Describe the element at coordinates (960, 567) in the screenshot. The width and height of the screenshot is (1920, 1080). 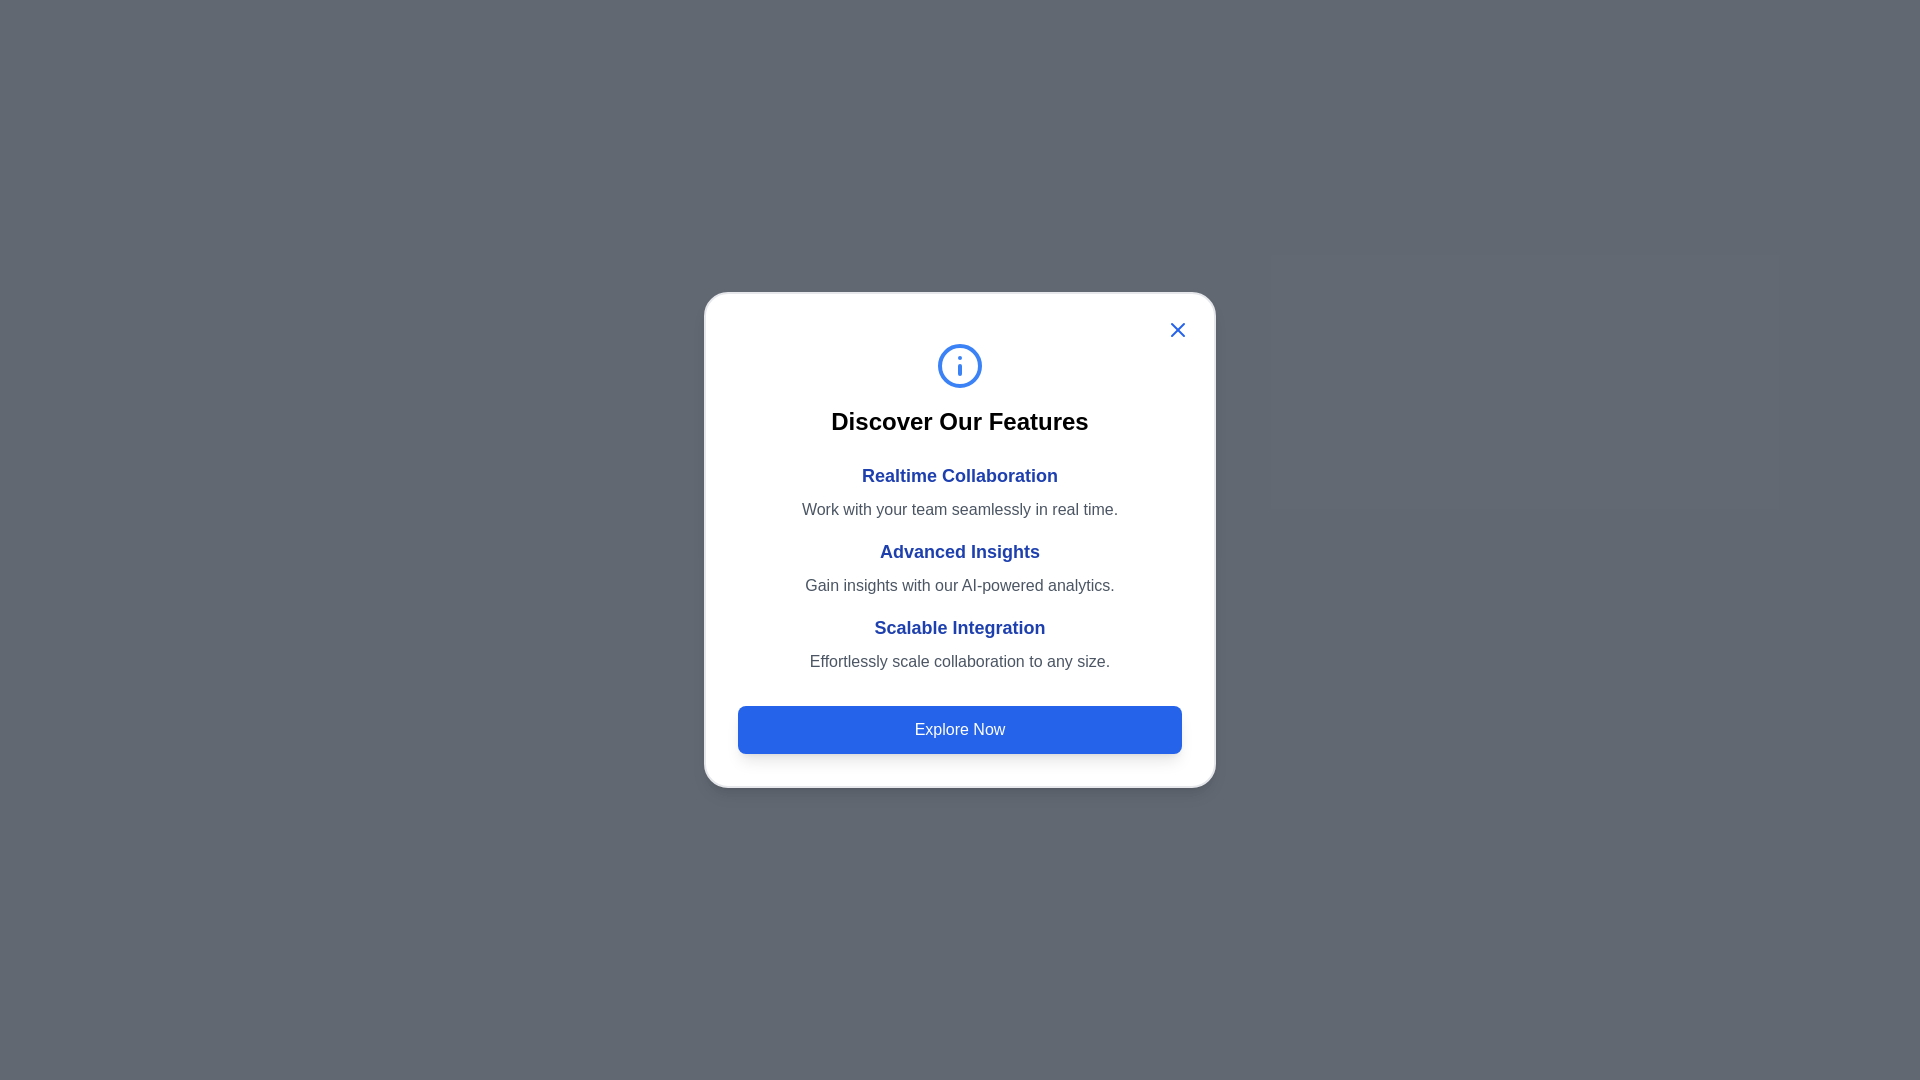
I see `the informational section titled 'Realtime Collaboration', 'Advanced Insights', and 'Scalable Integration' located in the central panel of the pop-up below the heading 'Discover Our Features'` at that location.